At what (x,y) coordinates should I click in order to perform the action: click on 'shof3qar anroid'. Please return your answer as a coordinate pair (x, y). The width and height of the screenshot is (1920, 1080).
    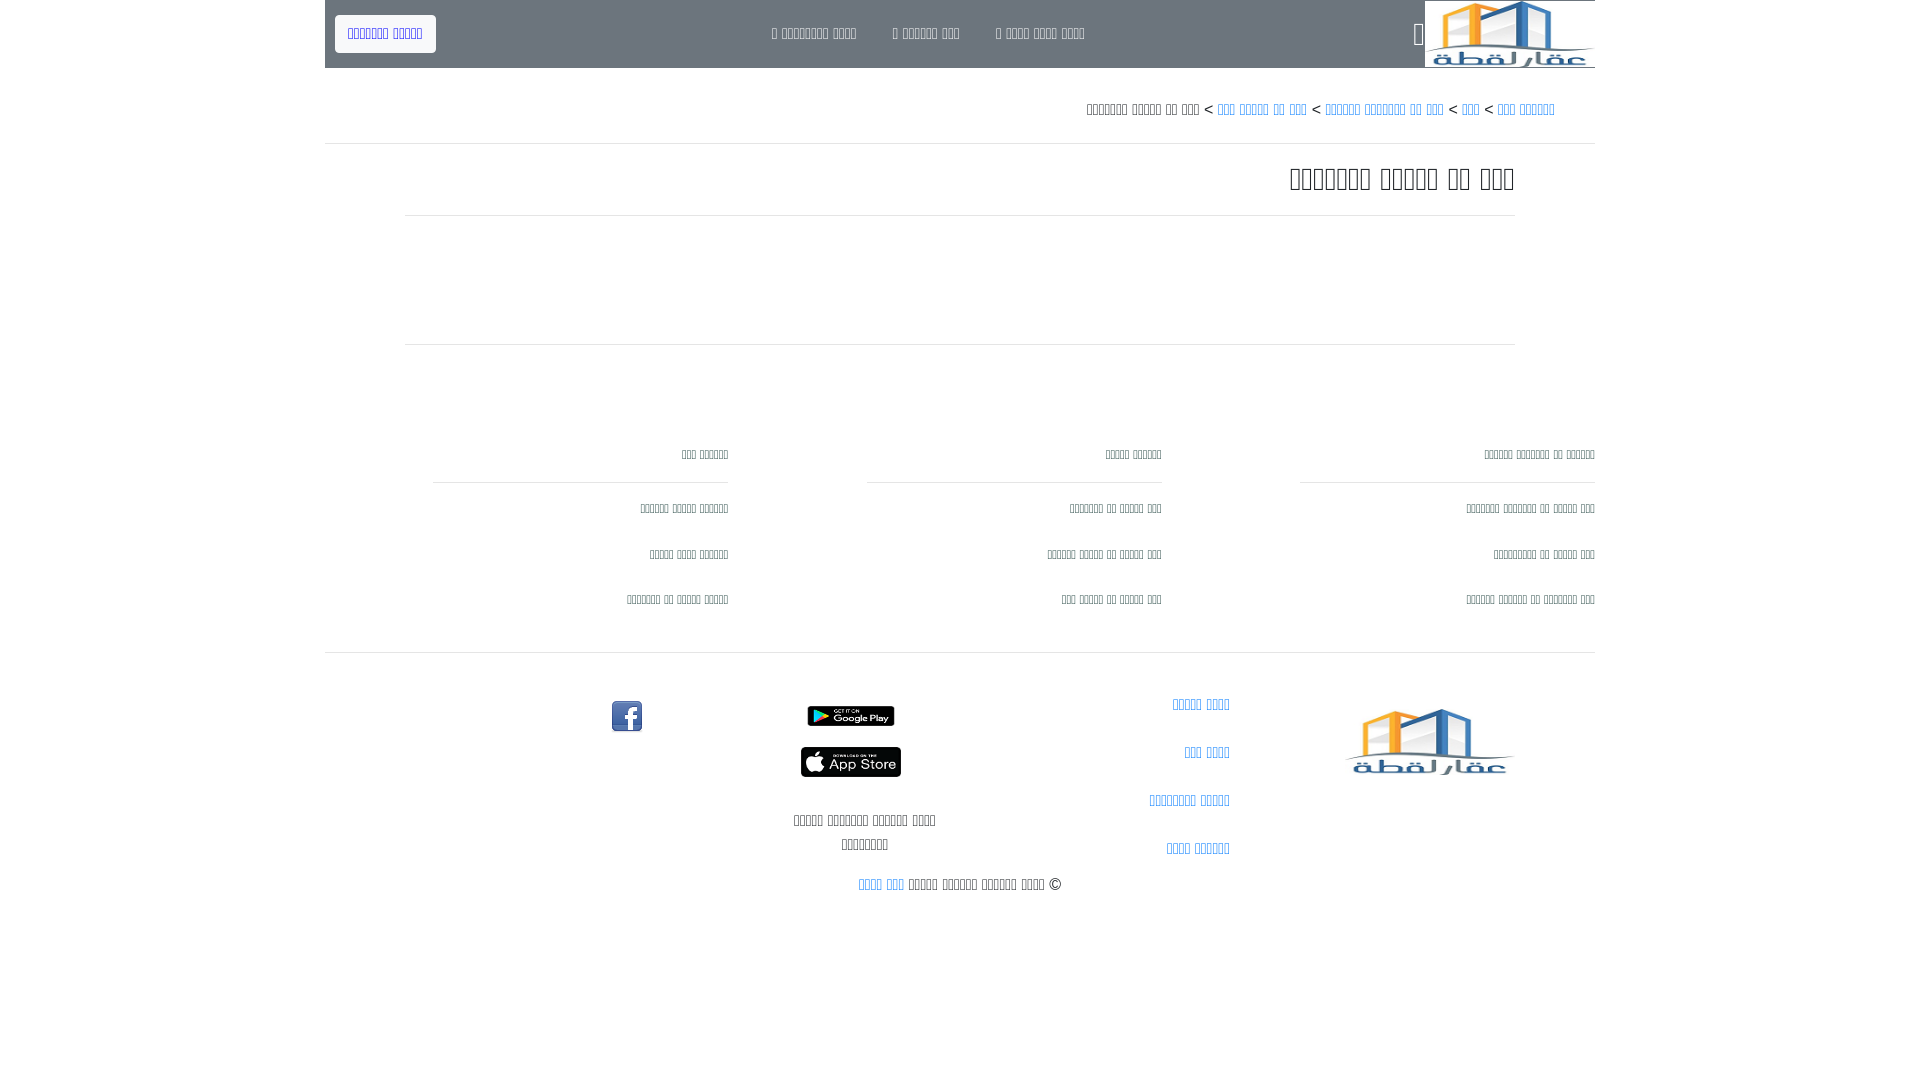
    Looking at the image, I should click on (784, 715).